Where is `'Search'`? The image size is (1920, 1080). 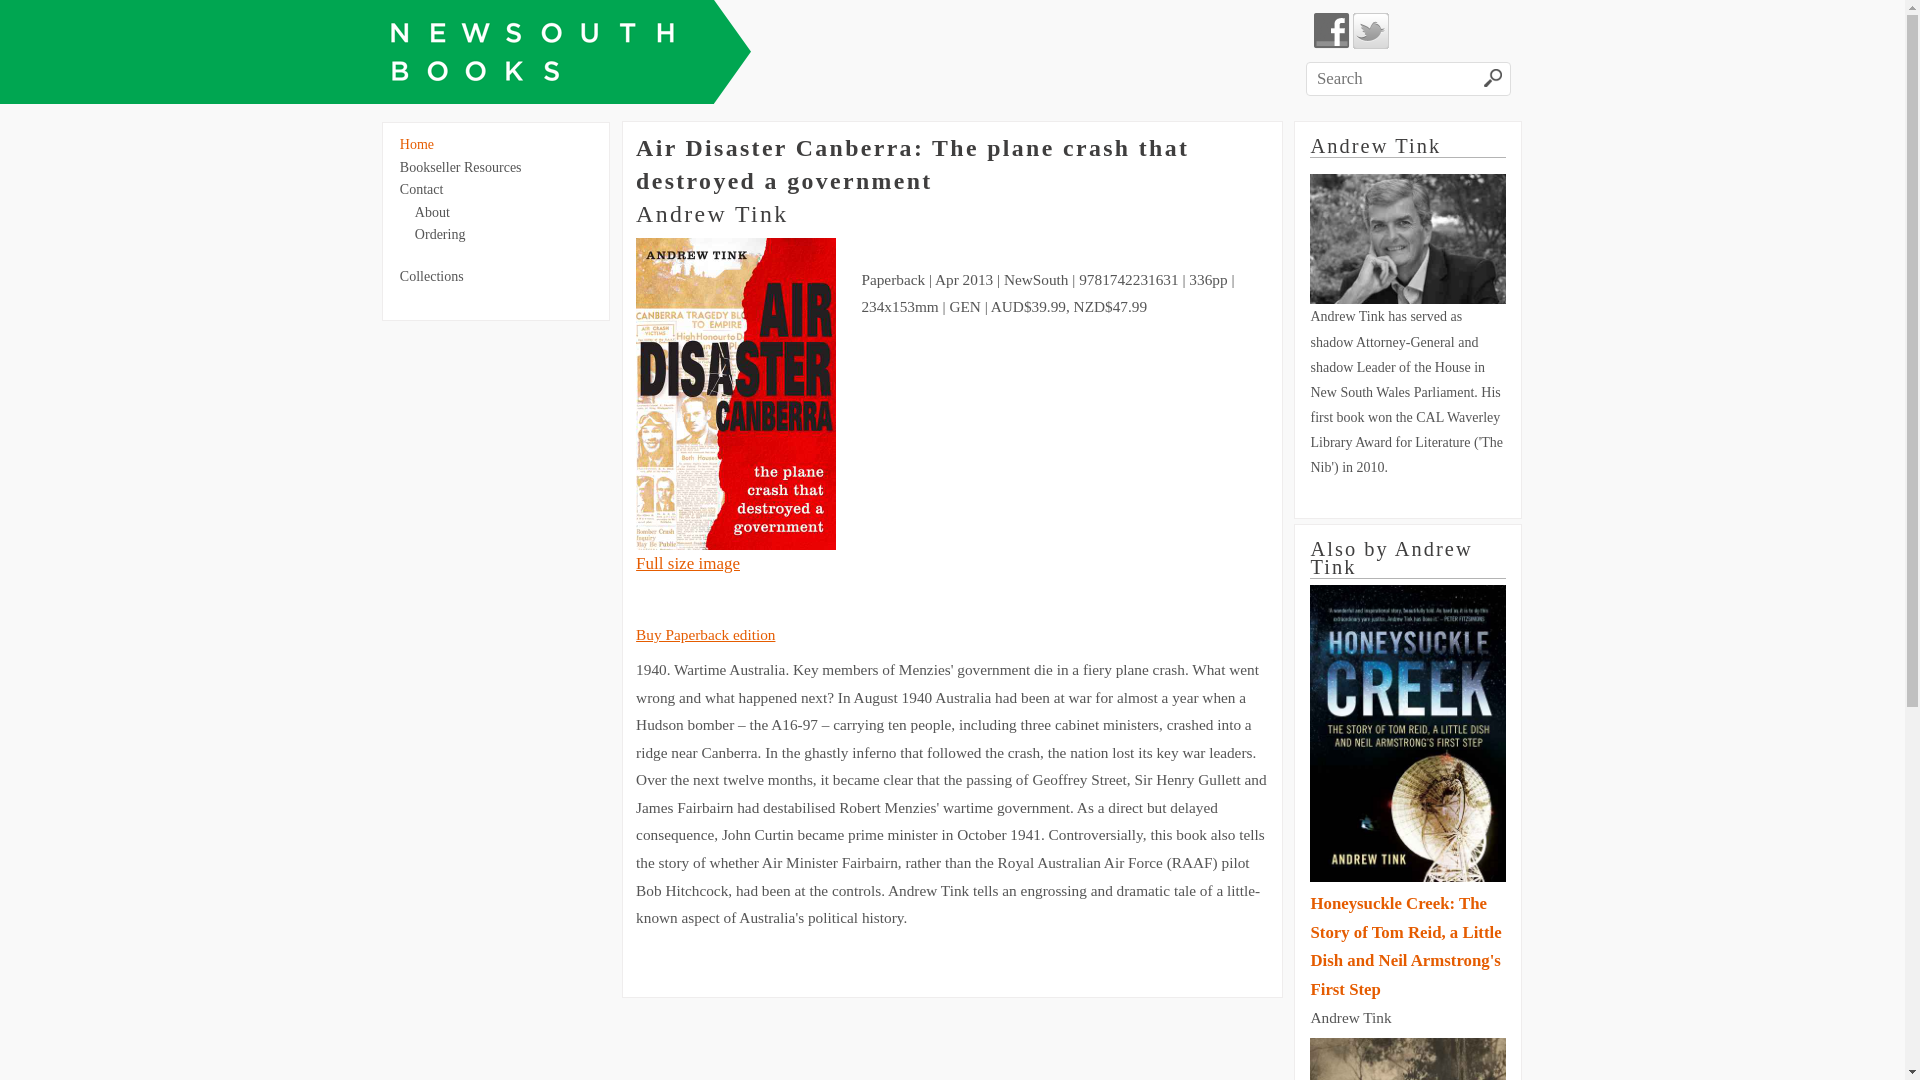
'Search' is located at coordinates (1493, 79).